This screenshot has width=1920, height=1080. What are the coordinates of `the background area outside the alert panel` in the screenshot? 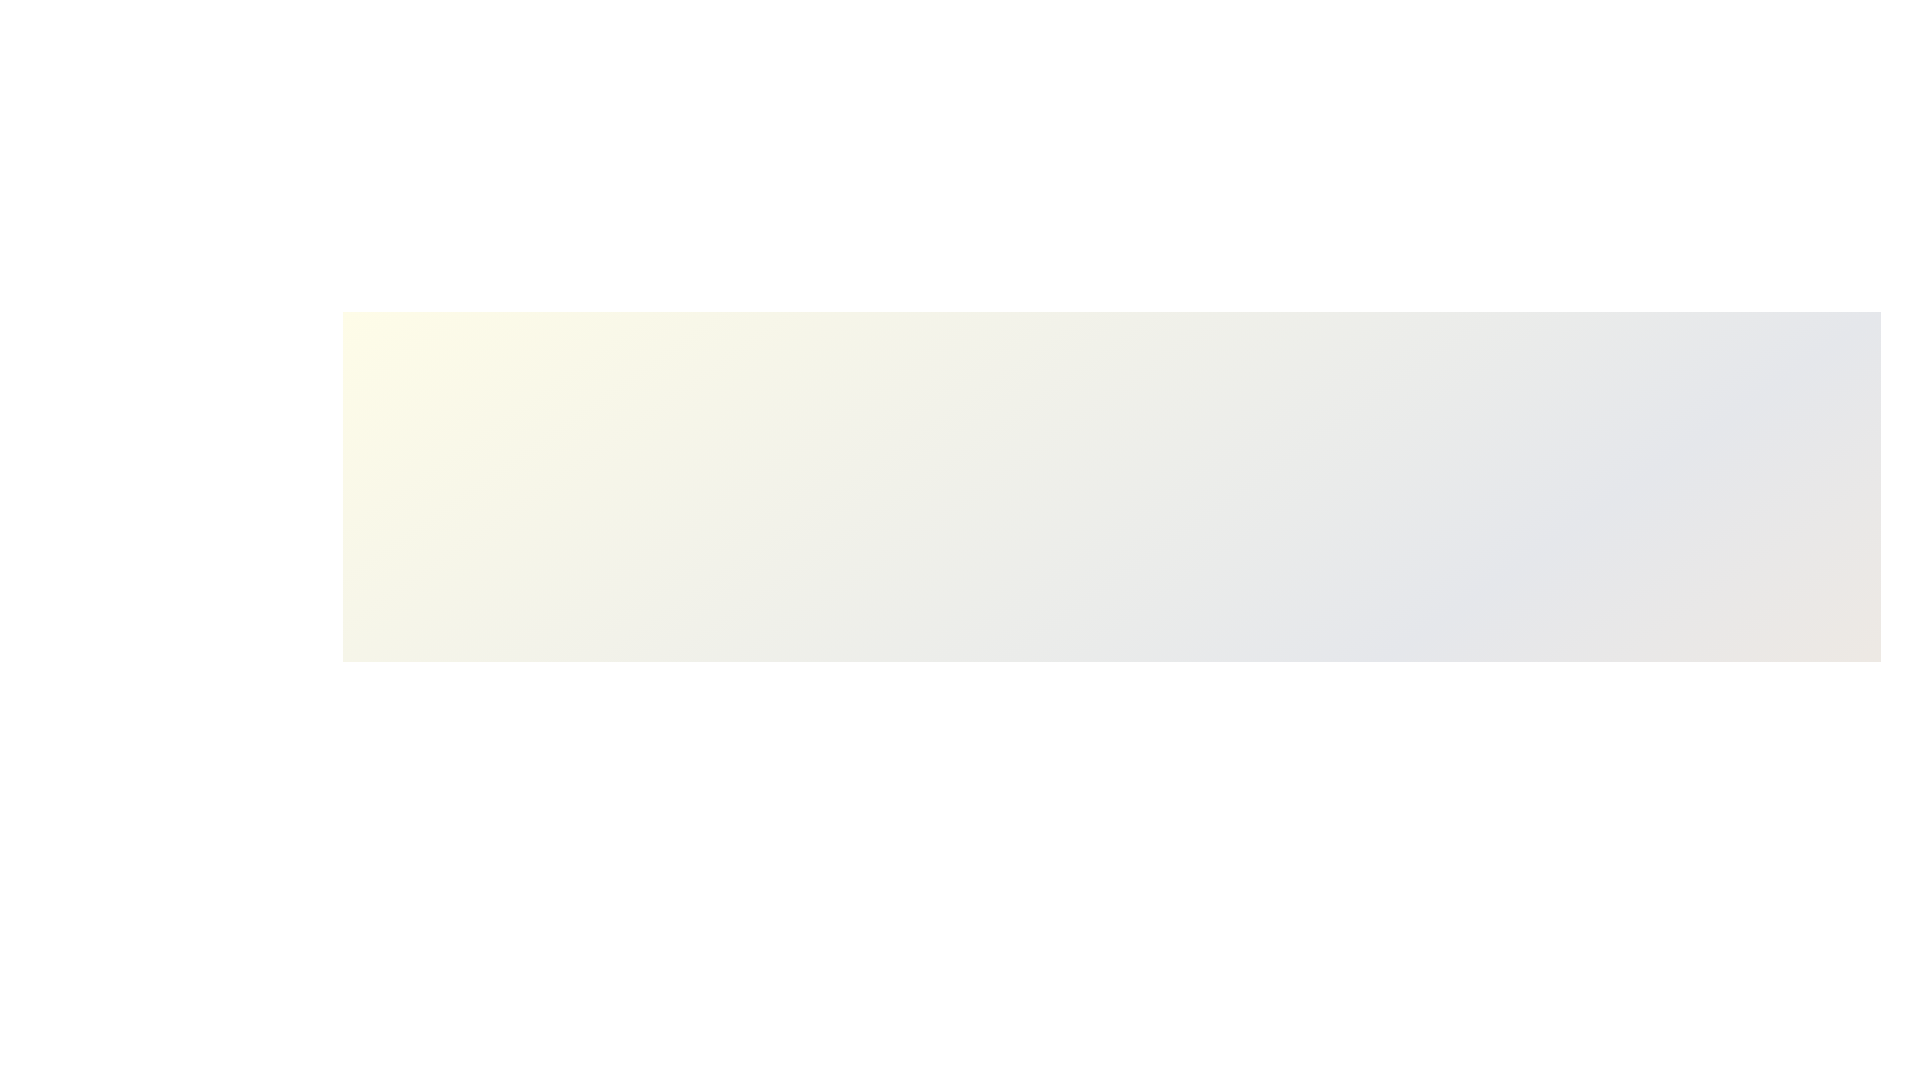 It's located at (99, 100).